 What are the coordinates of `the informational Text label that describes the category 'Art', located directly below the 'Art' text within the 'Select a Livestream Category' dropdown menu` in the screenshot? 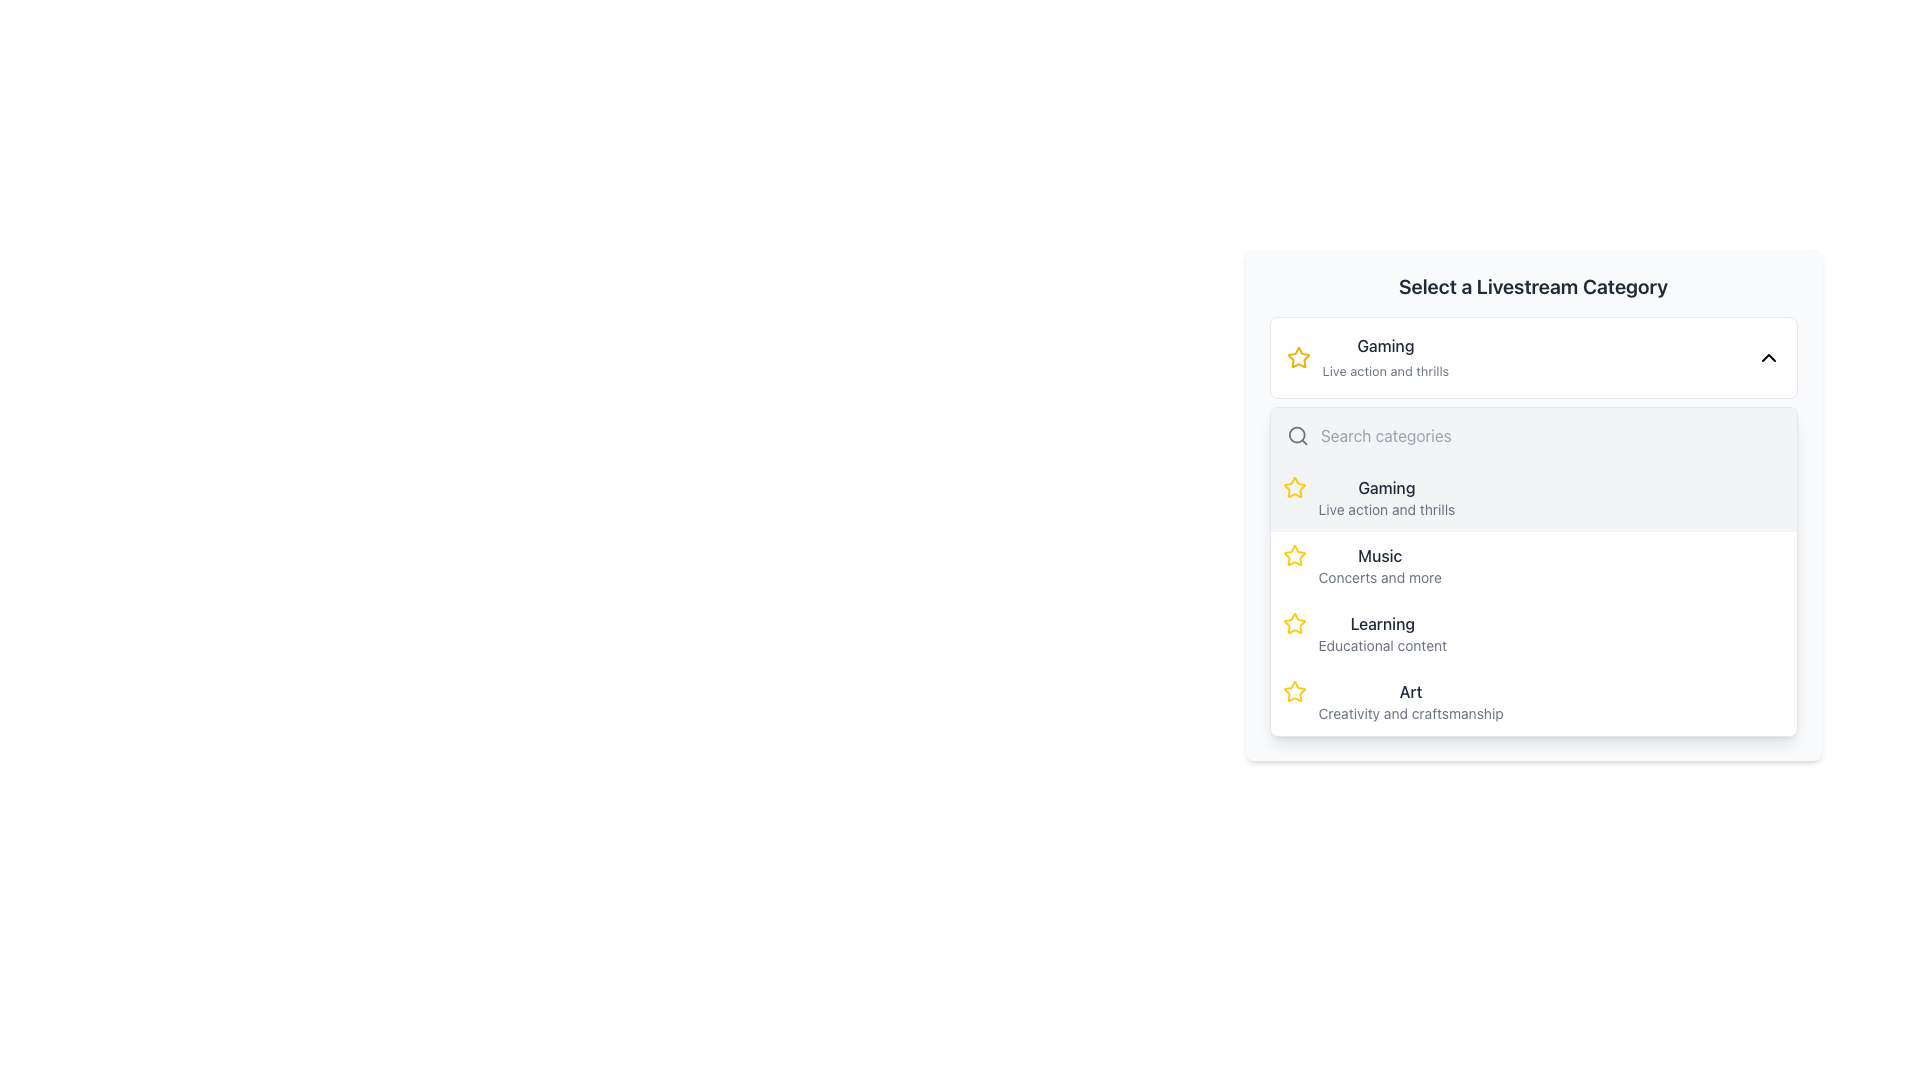 It's located at (1410, 712).